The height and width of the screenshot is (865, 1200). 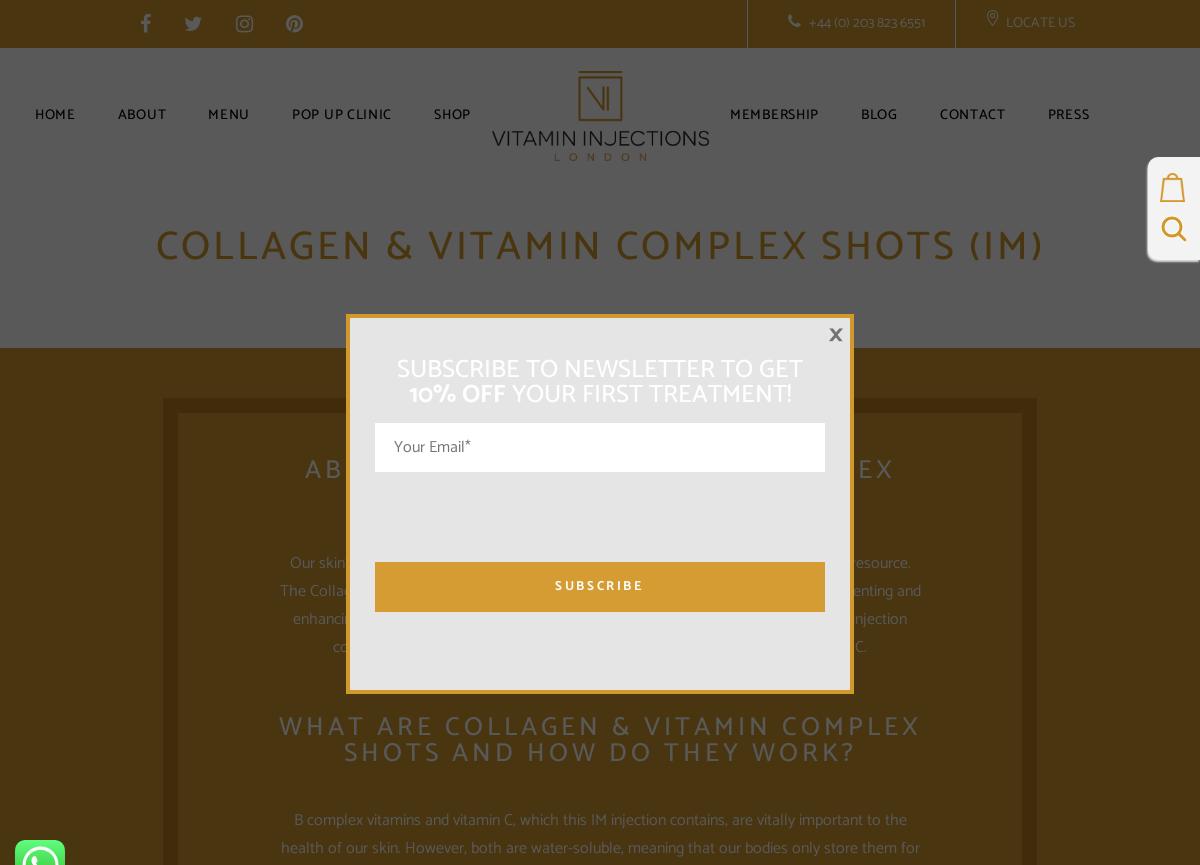 I want to click on 'Contact', so click(x=972, y=115).